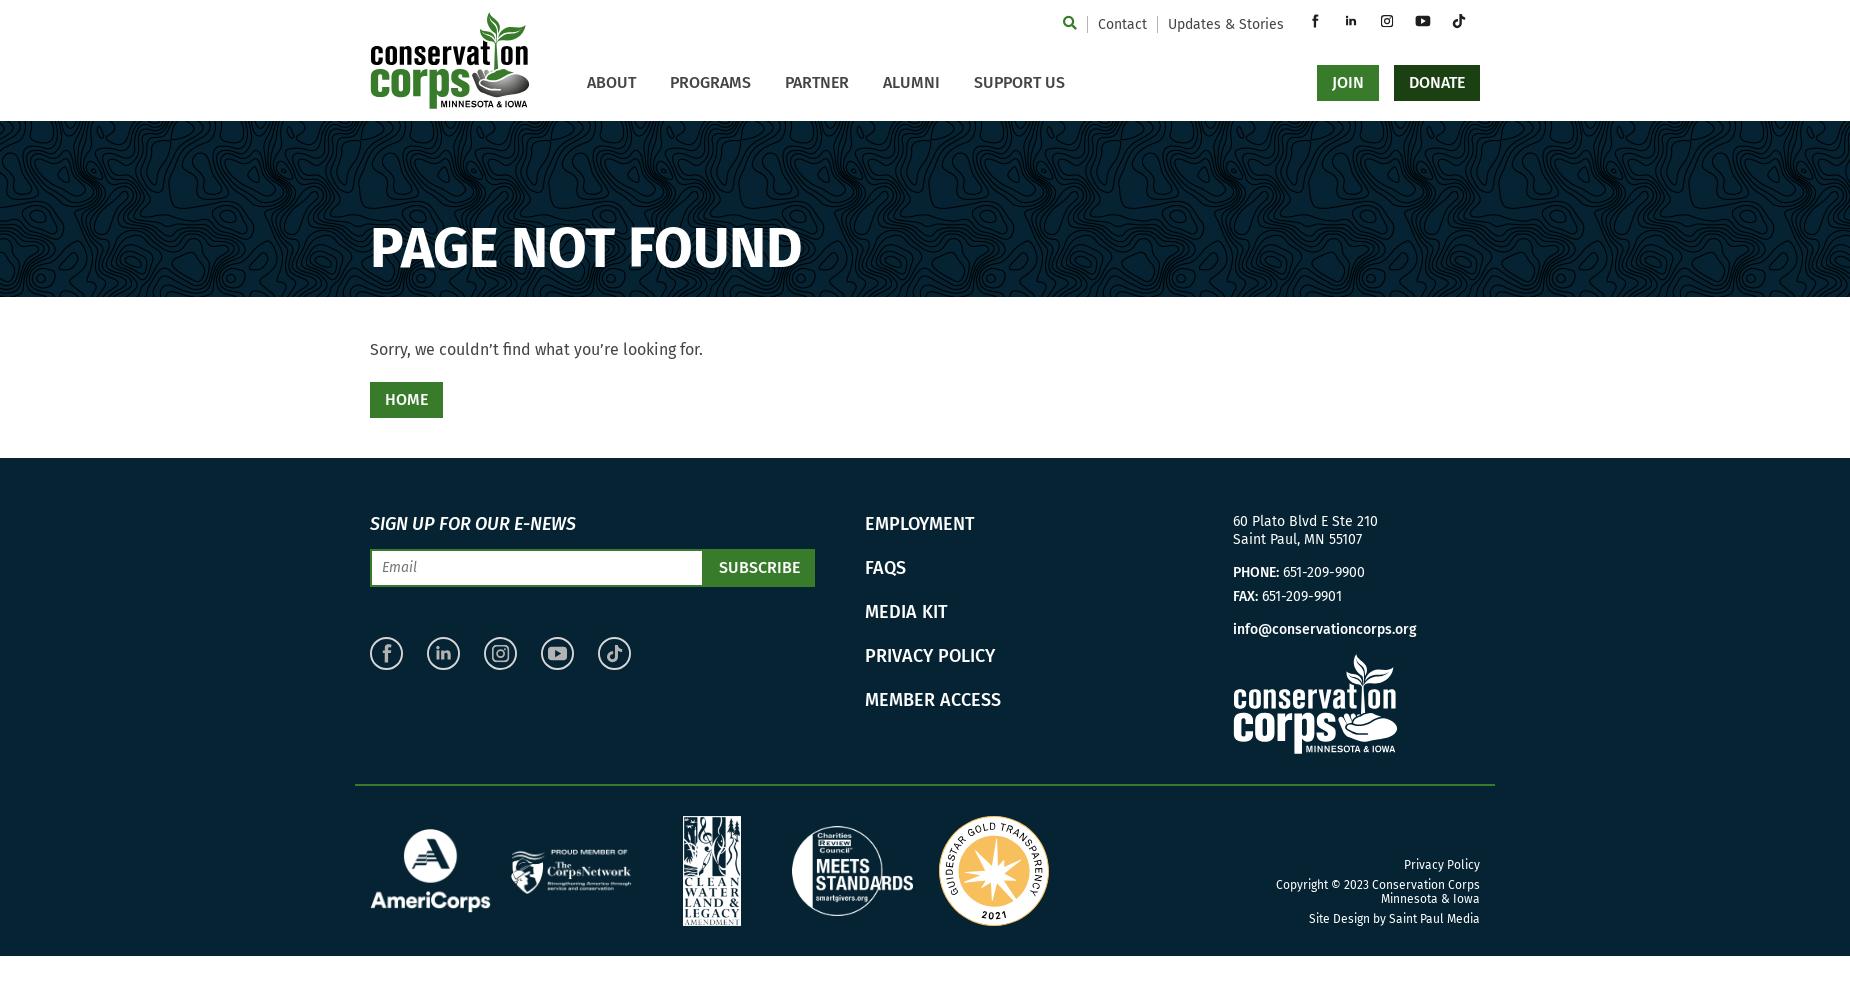  I want to click on 'Page not found', so click(586, 247).